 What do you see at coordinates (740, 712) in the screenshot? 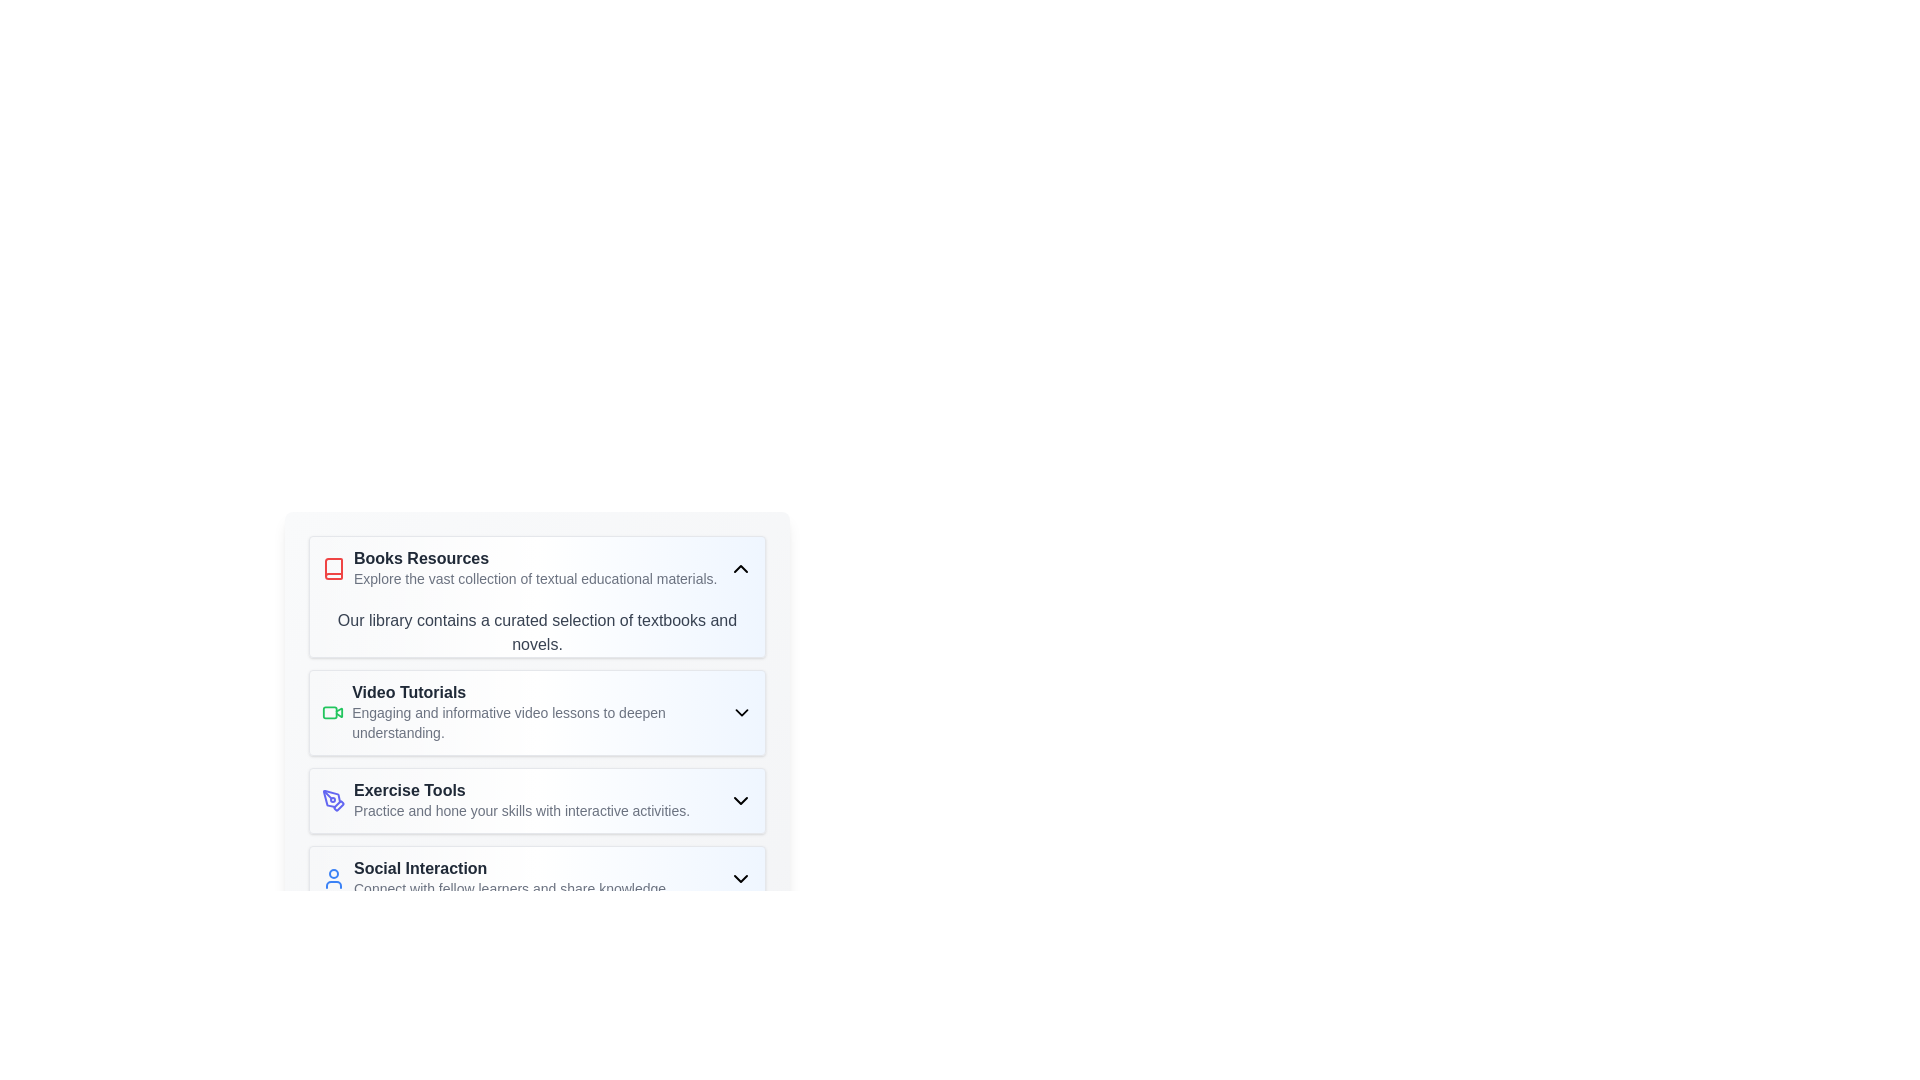
I see `the downward-facing chevron icon next to the 'Video Tutorials' text label` at bounding box center [740, 712].